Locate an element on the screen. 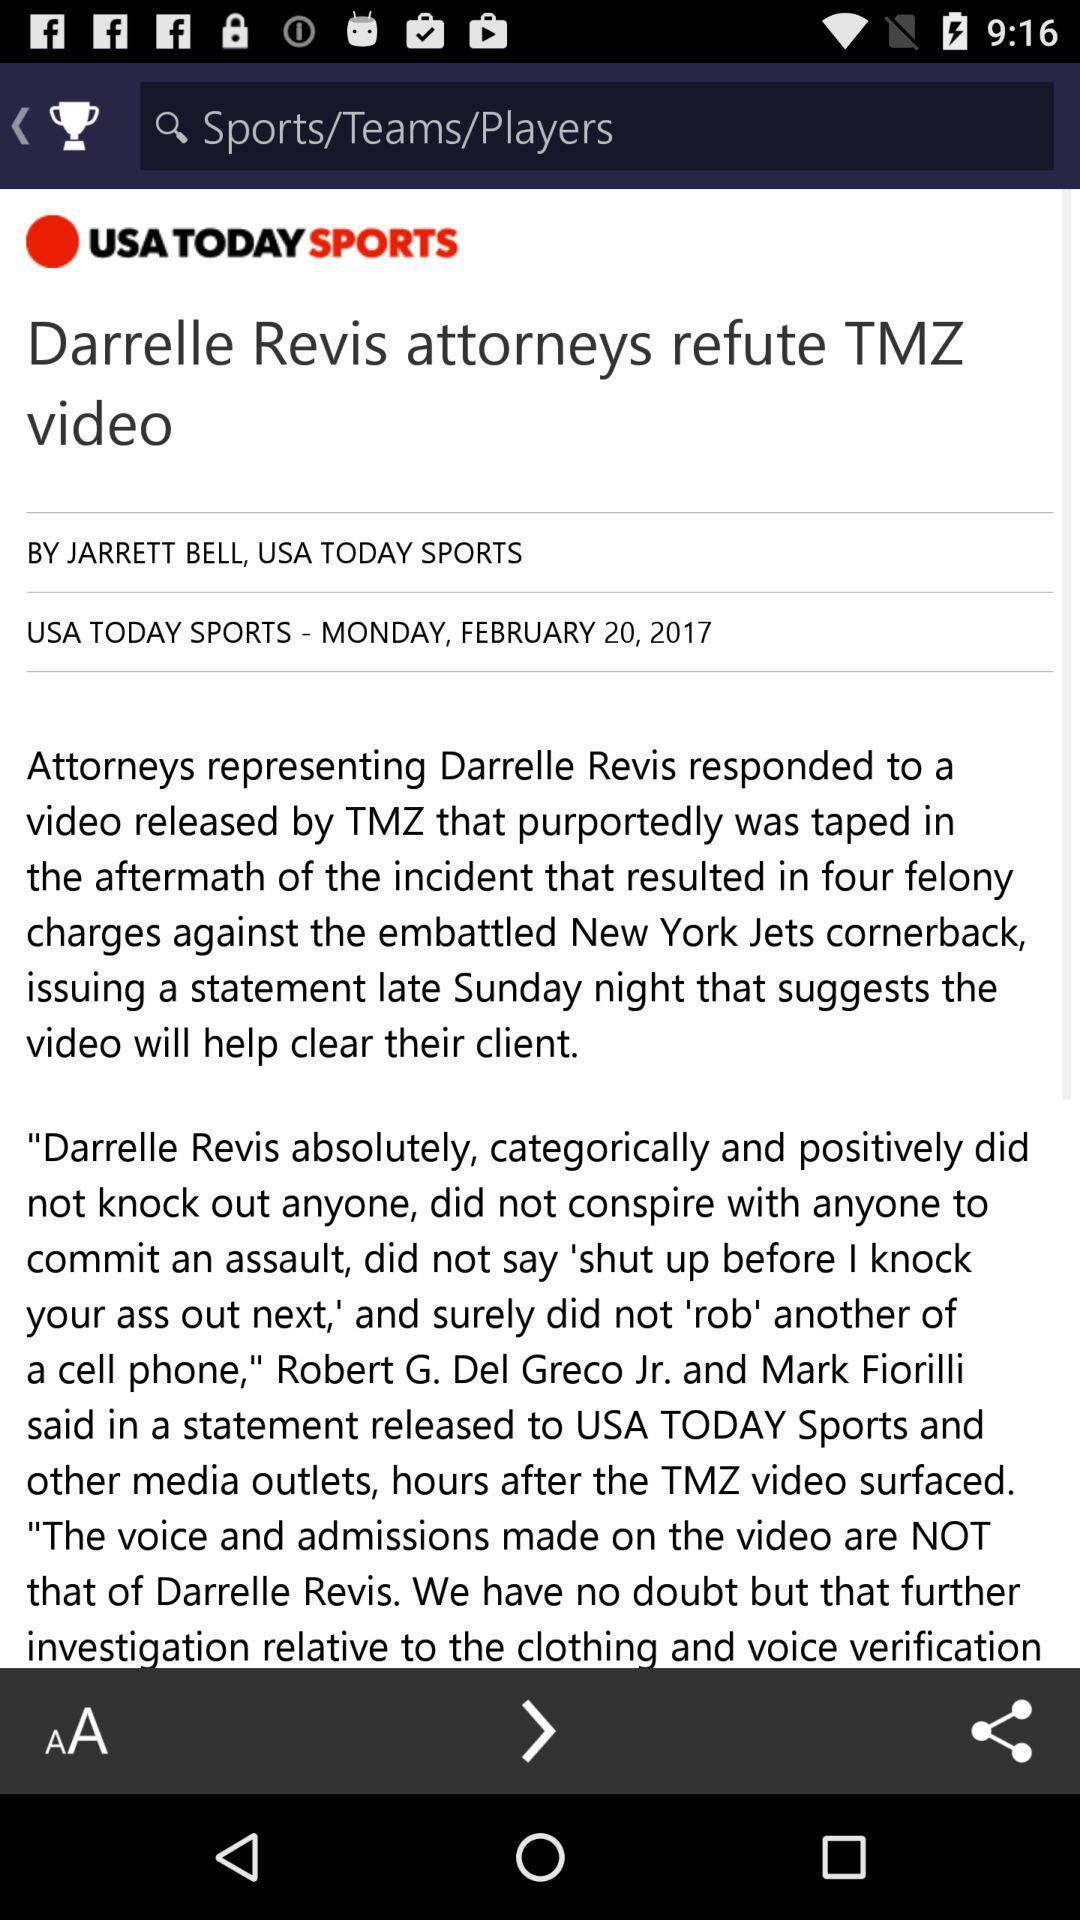 The height and width of the screenshot is (1920, 1080). the the 11 second item is located at coordinates (540, 1787).